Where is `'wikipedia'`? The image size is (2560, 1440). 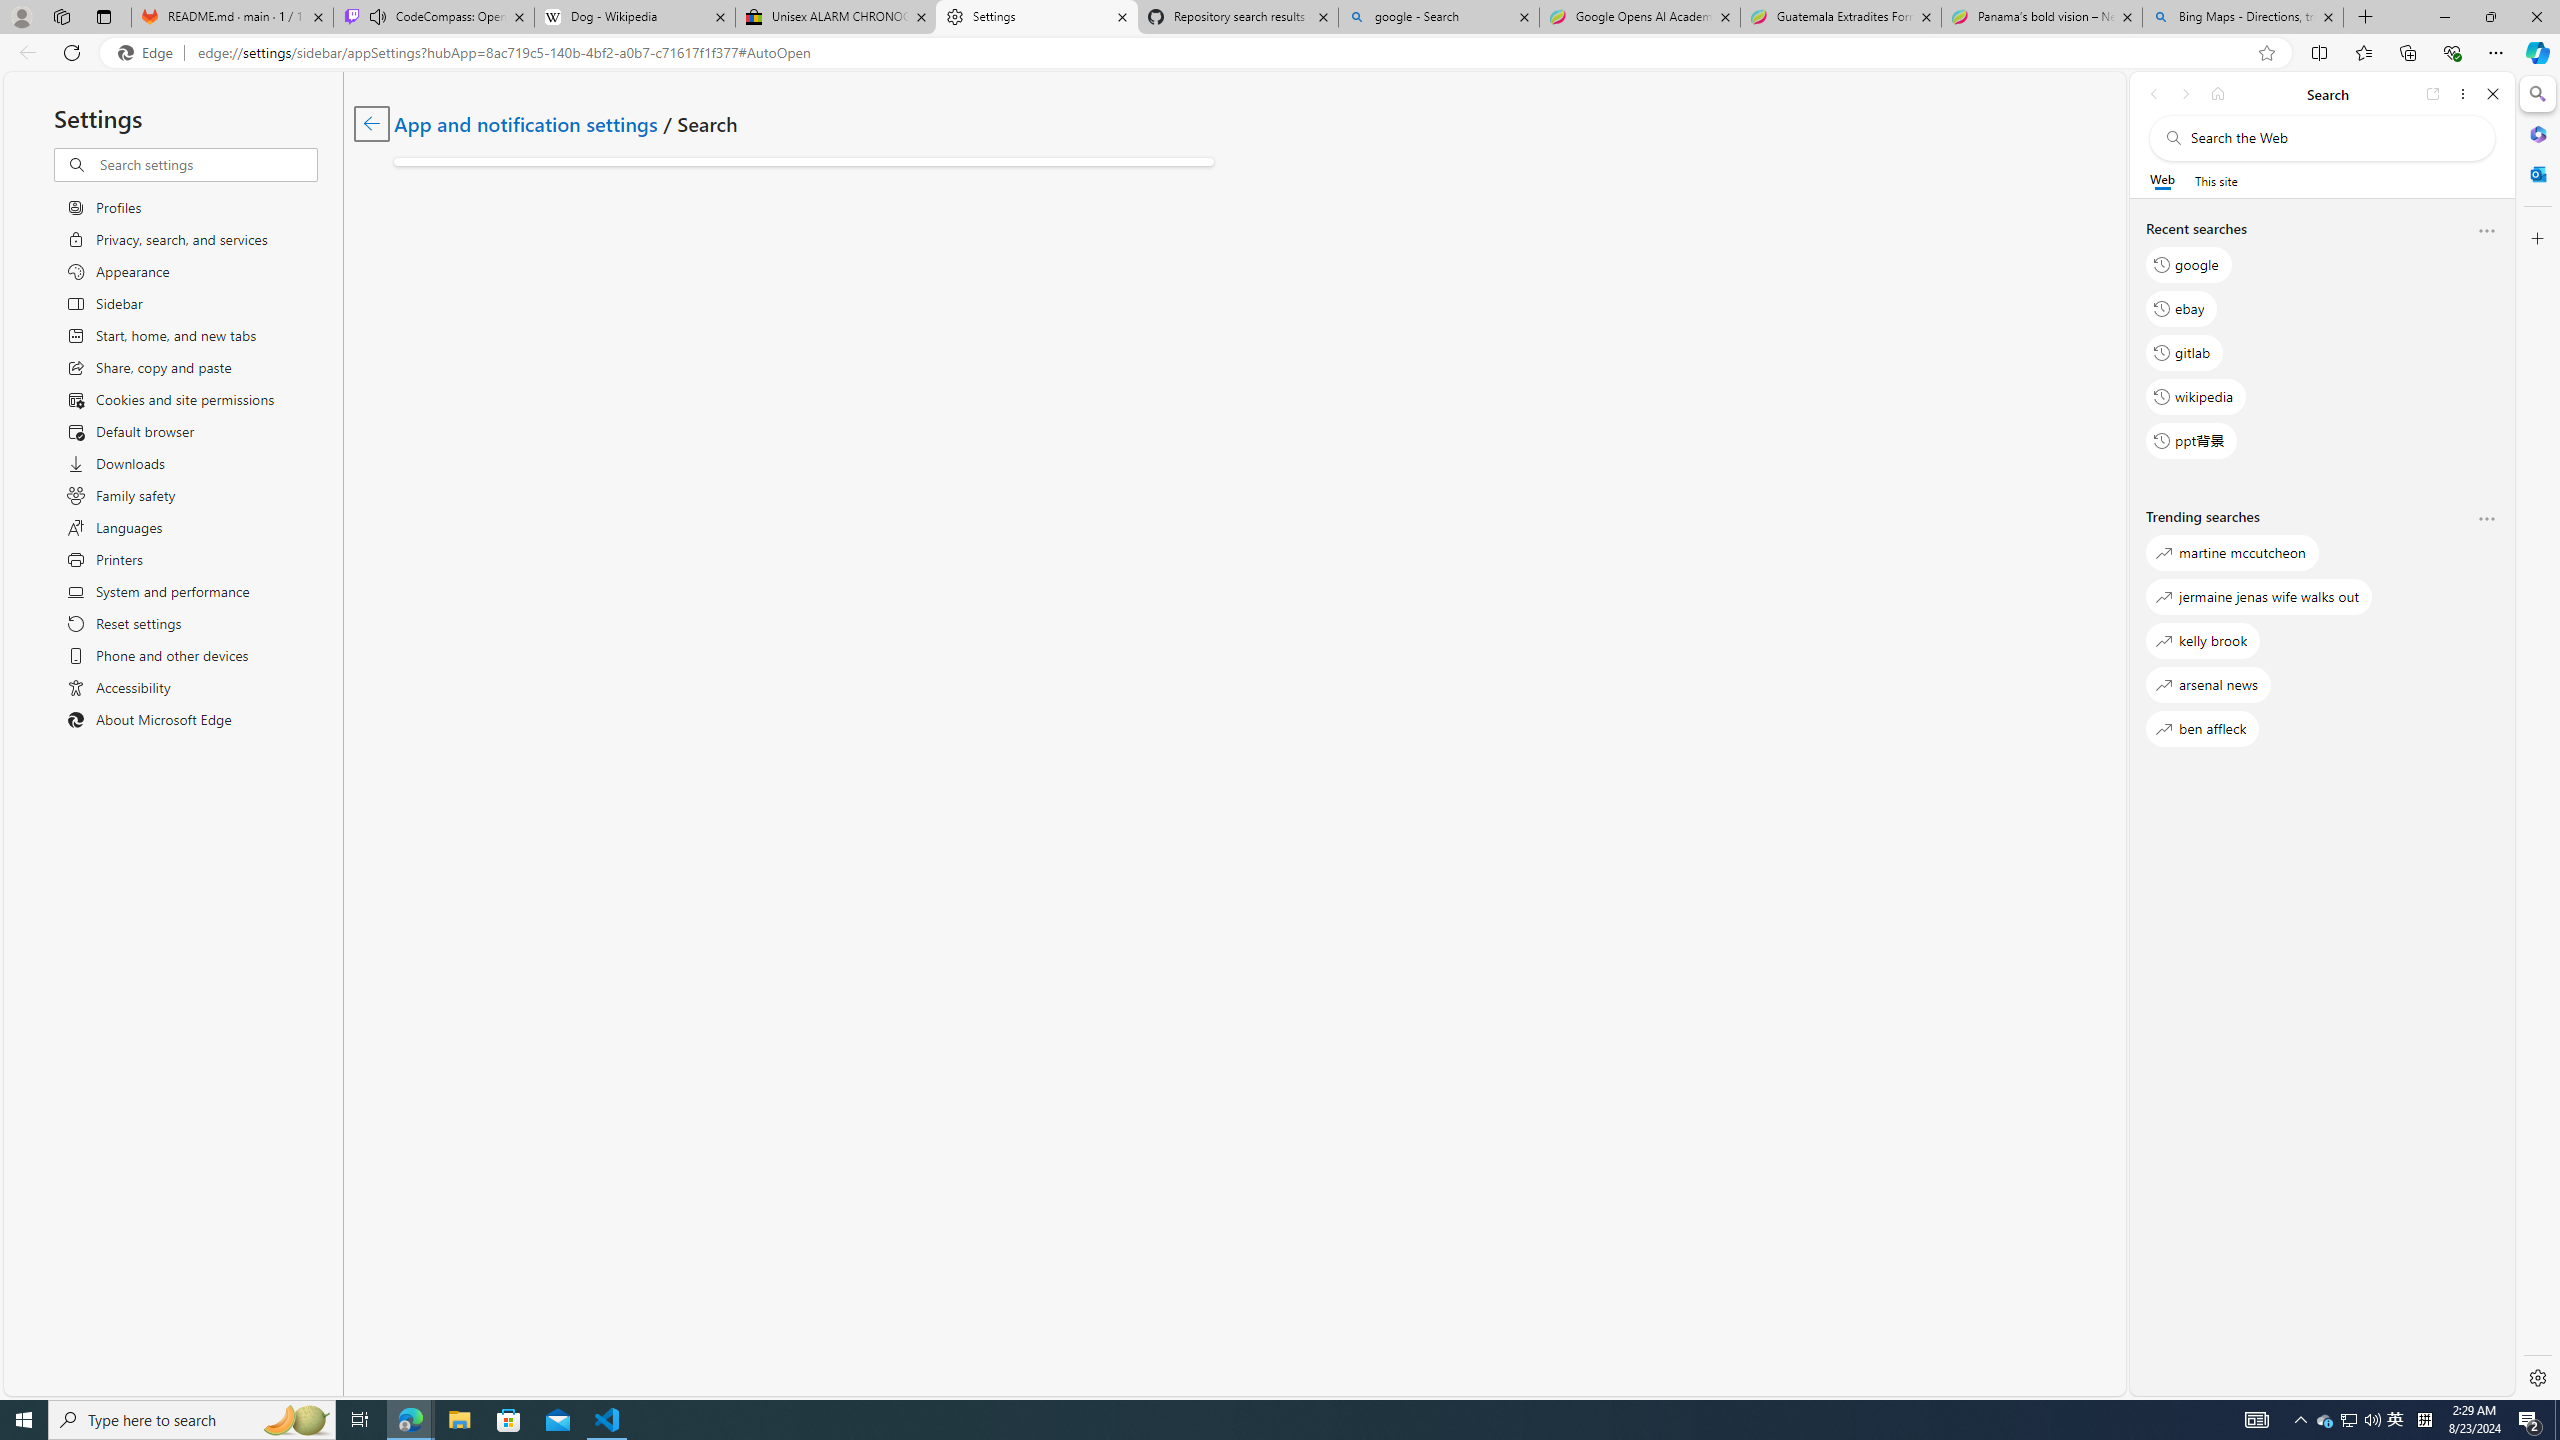 'wikipedia' is located at coordinates (2196, 395).